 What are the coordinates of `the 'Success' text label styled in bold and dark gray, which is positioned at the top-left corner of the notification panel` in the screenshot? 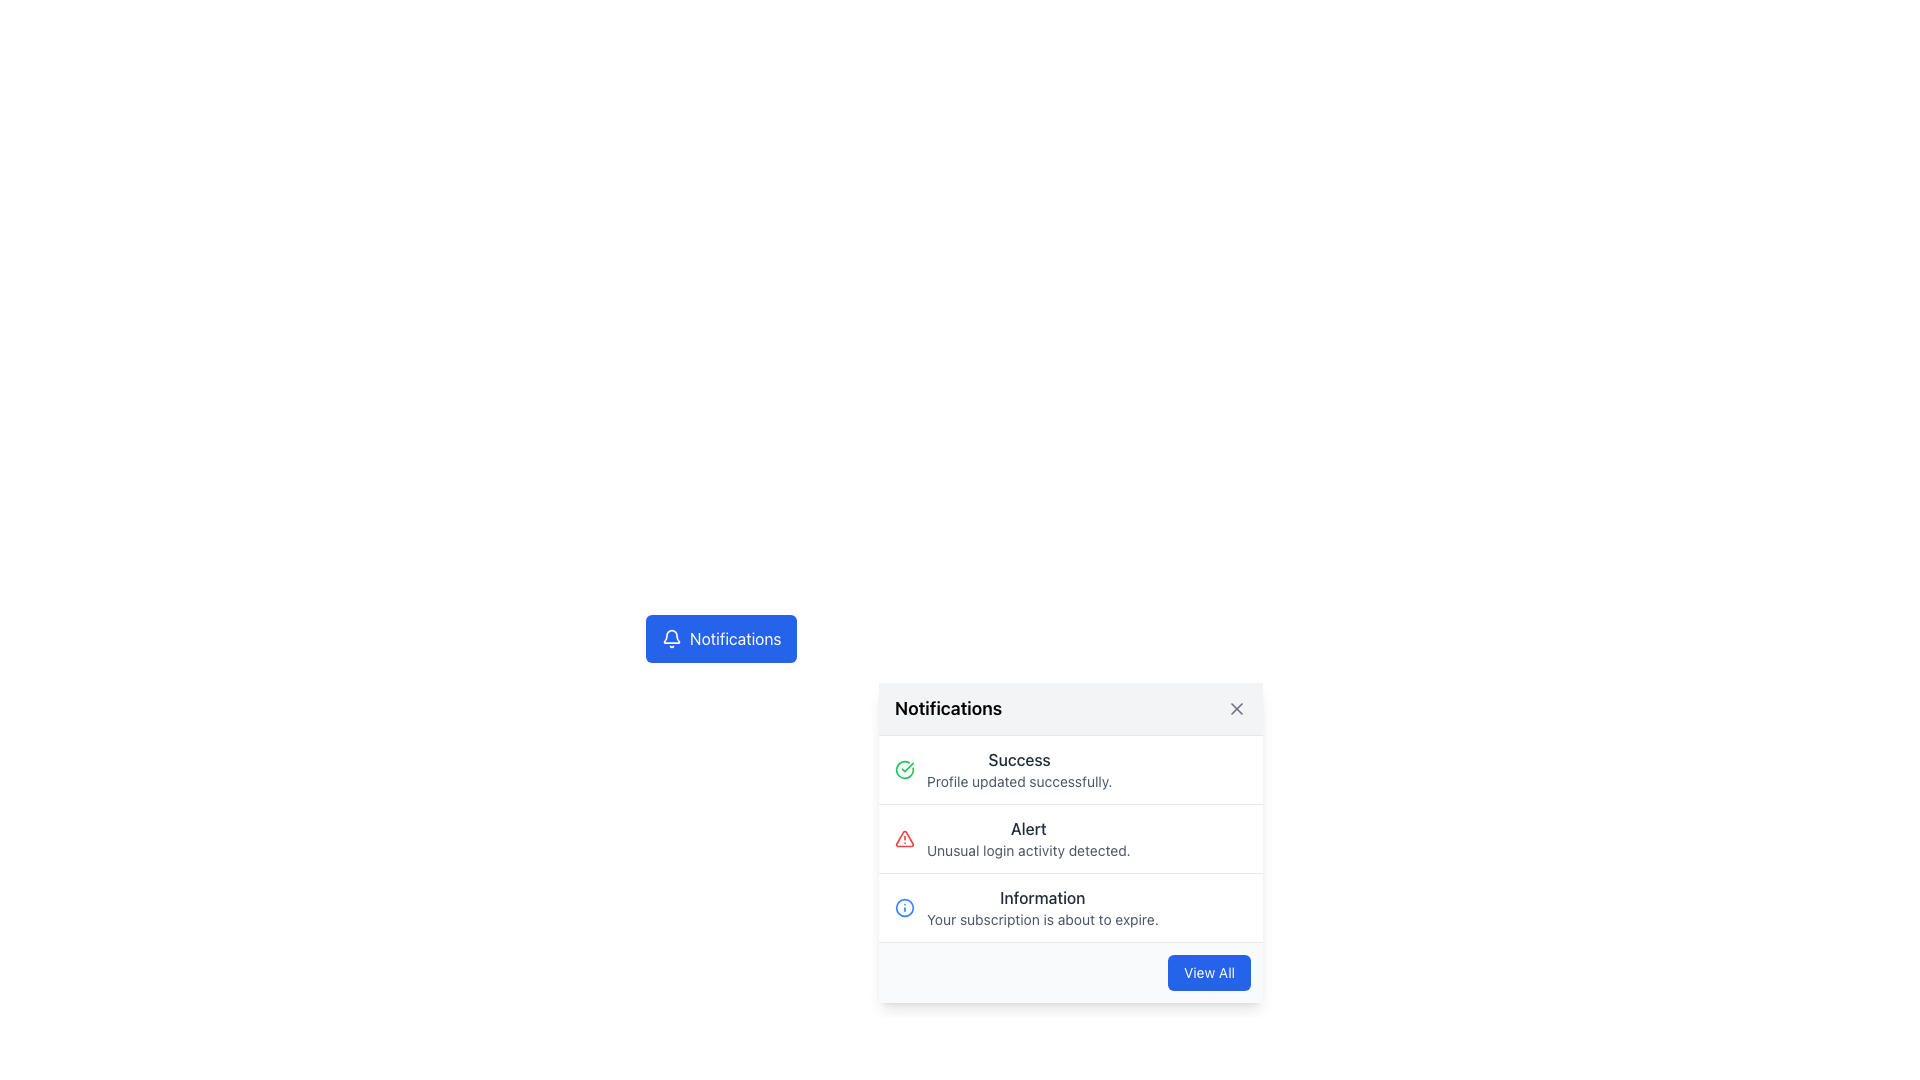 It's located at (1019, 759).